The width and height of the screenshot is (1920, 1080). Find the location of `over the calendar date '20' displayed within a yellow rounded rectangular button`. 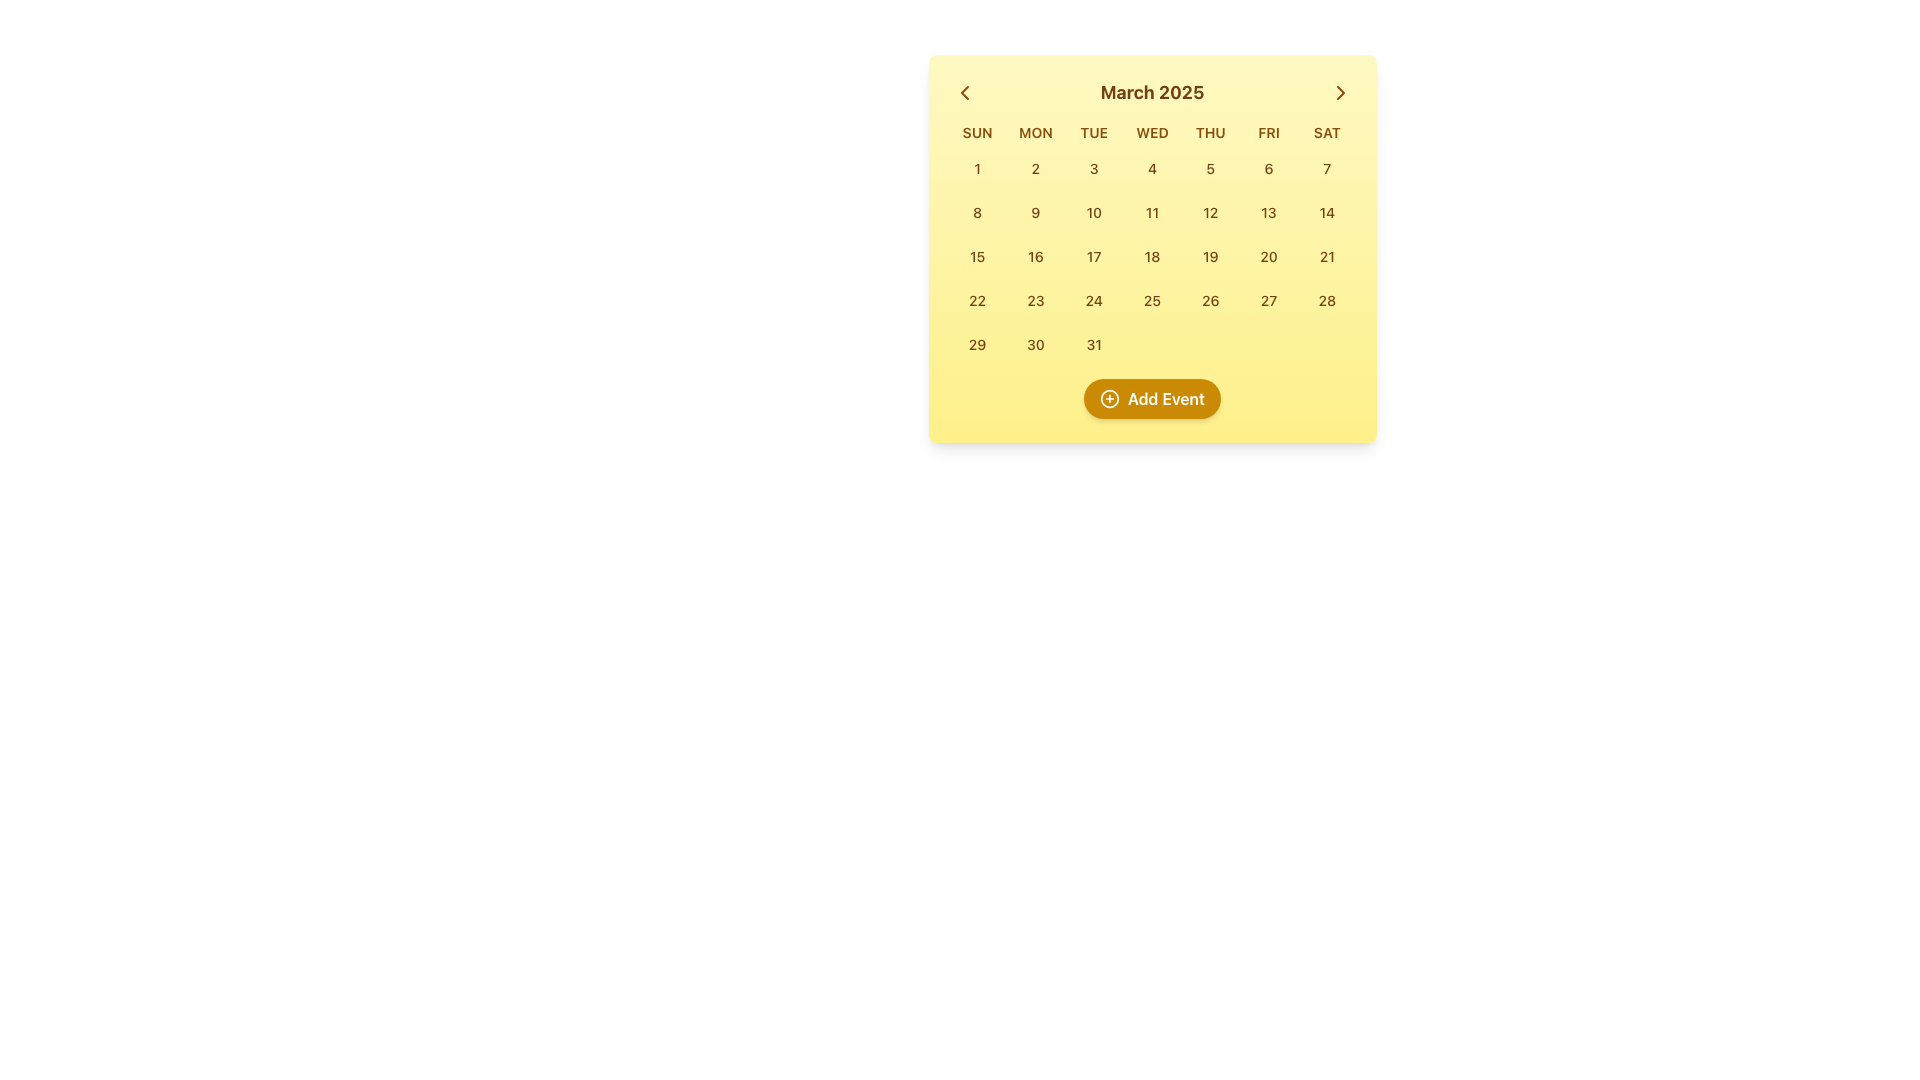

over the calendar date '20' displayed within a yellow rounded rectangular button is located at coordinates (1268, 255).